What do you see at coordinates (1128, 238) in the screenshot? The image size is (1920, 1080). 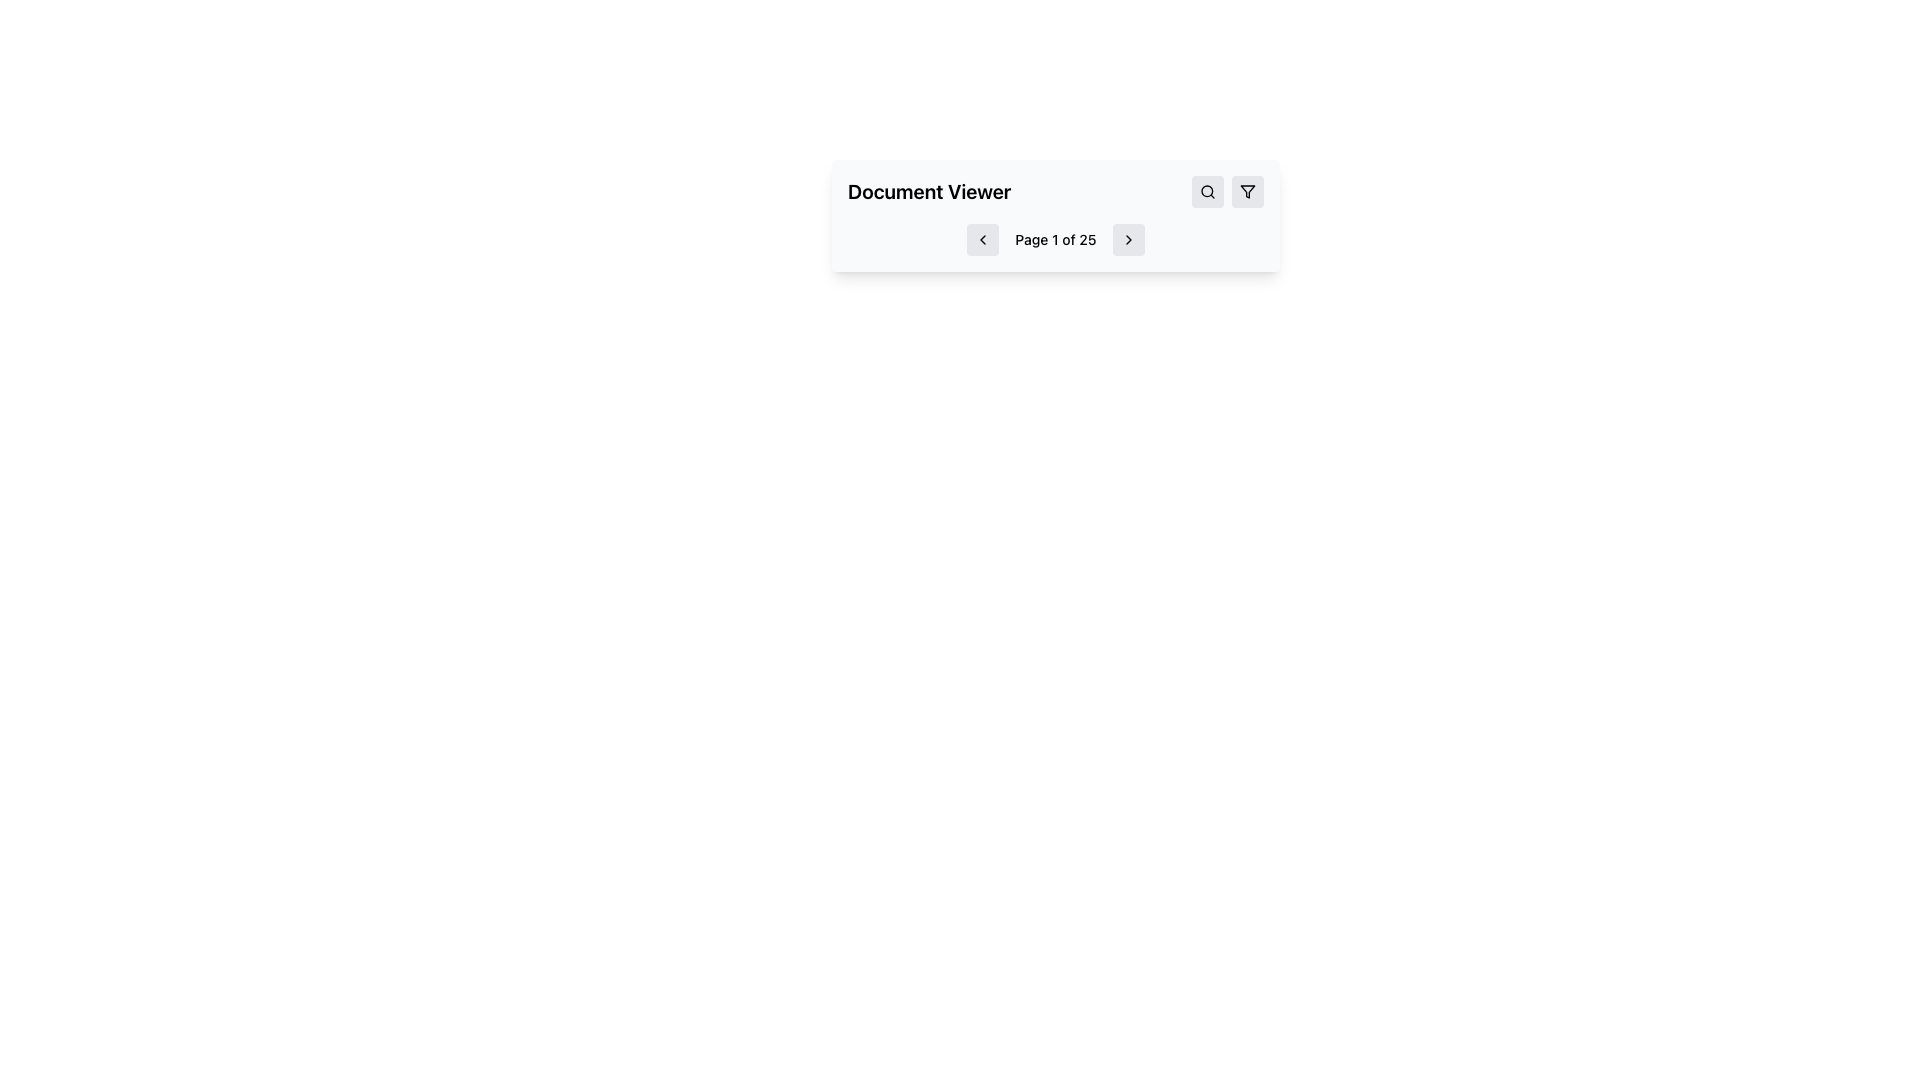 I see `the right-pointing chevron icon located within the control panel button at the top center of the UI` at bounding box center [1128, 238].